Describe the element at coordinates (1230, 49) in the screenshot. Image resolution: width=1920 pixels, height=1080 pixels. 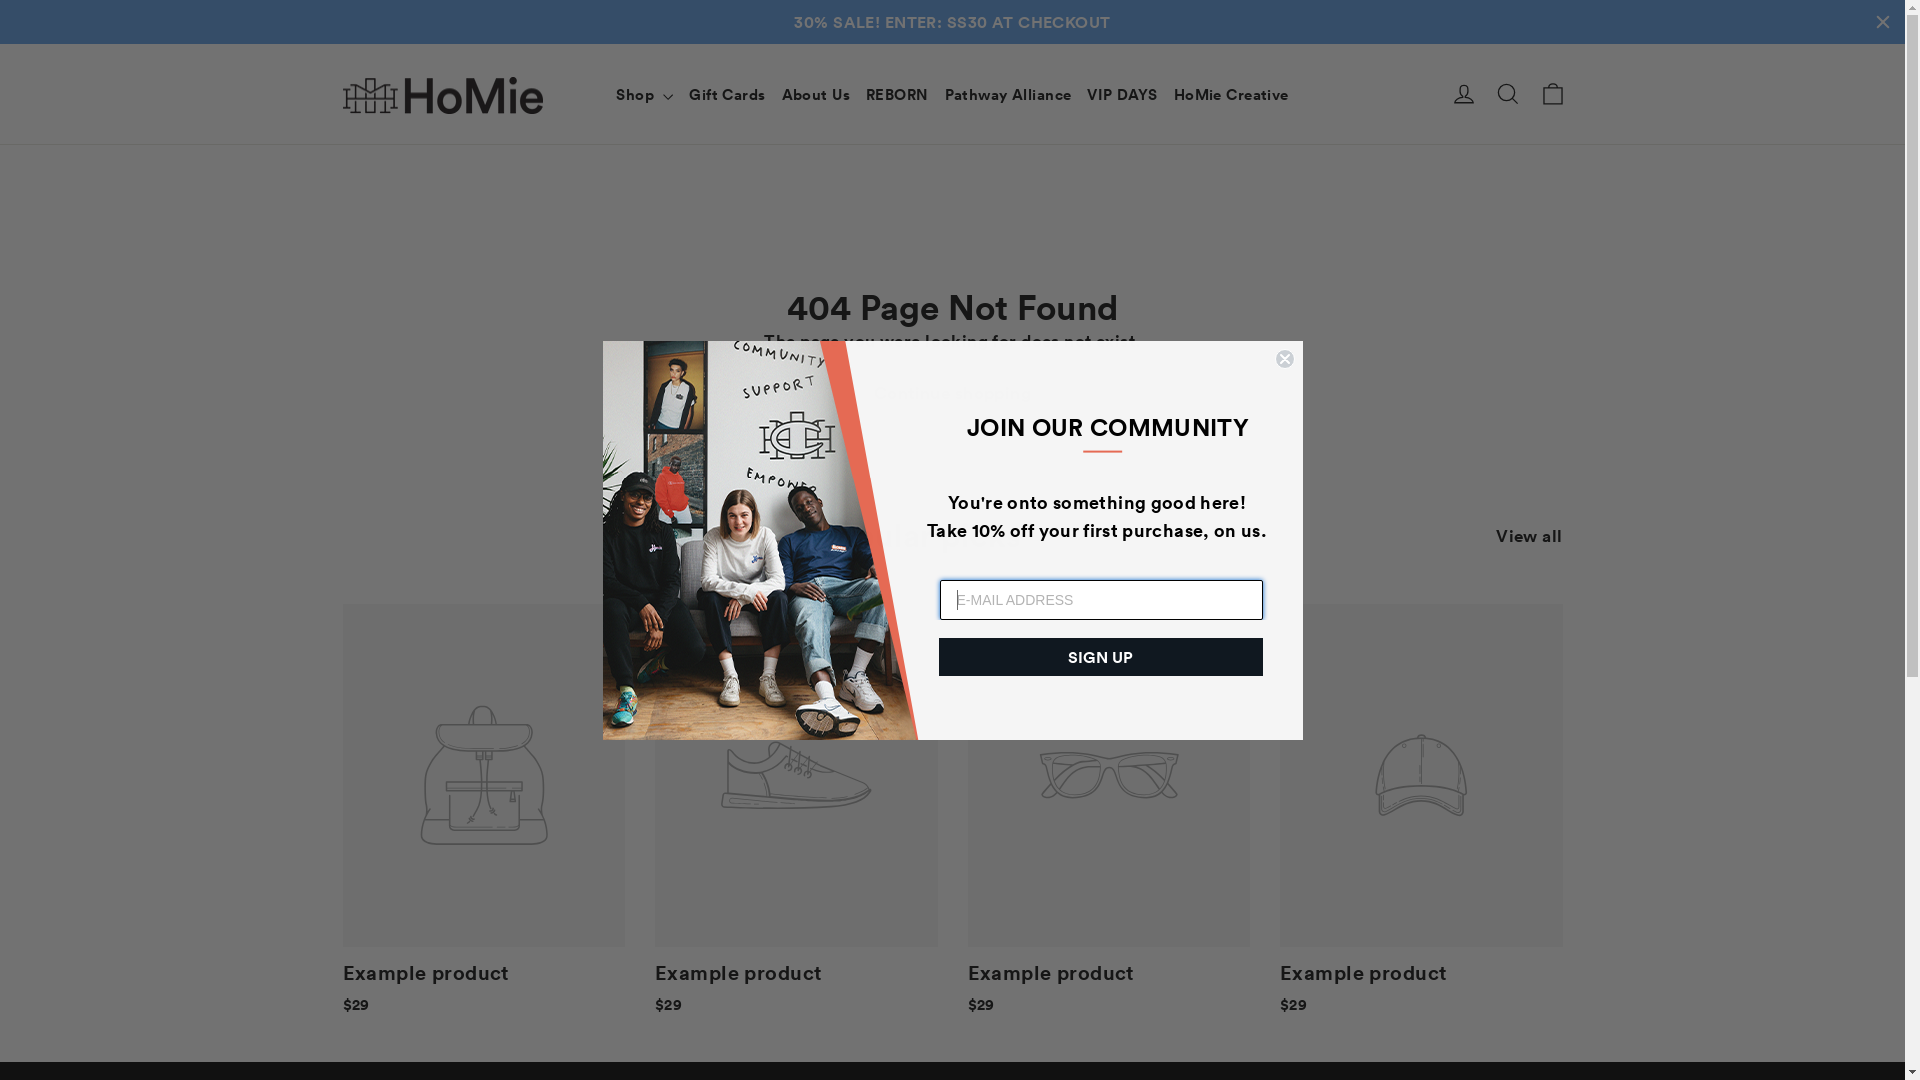
I see `'HoMie Creative'` at that location.